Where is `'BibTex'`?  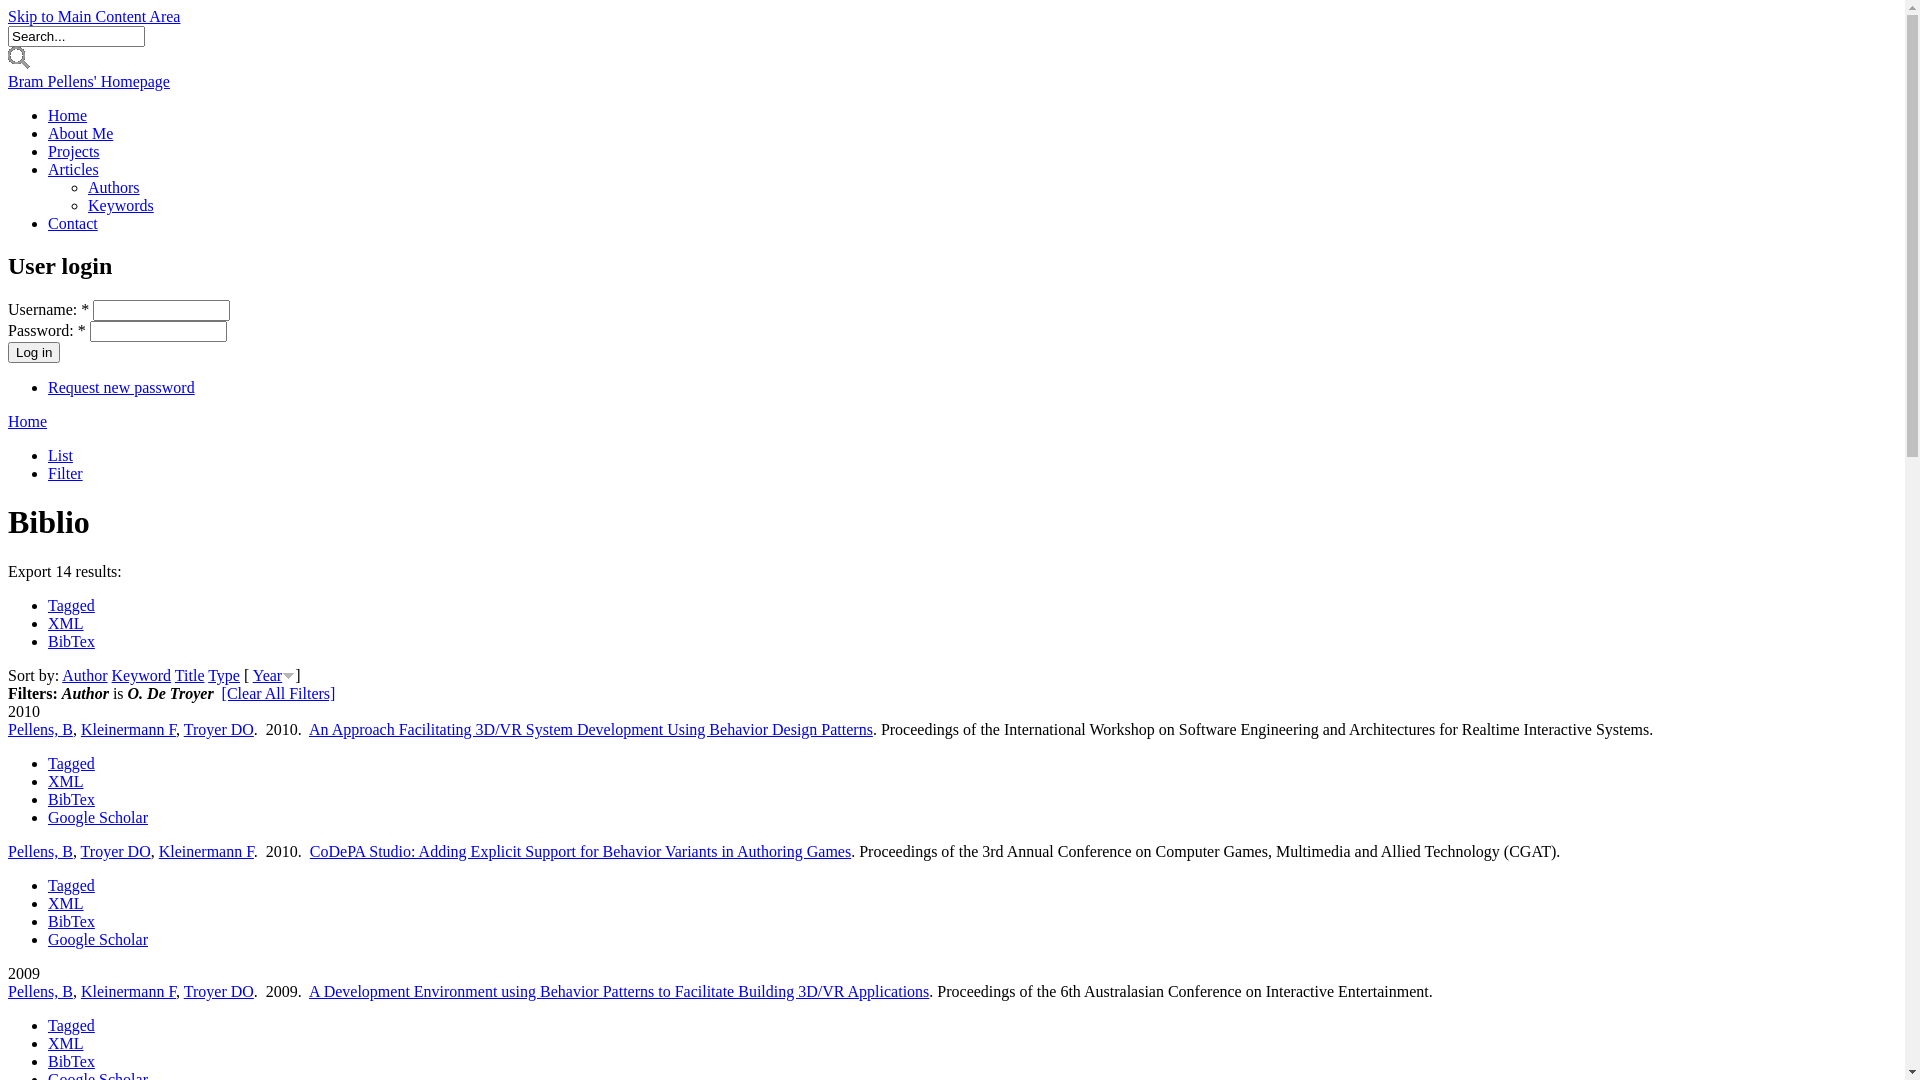 'BibTex' is located at coordinates (71, 1060).